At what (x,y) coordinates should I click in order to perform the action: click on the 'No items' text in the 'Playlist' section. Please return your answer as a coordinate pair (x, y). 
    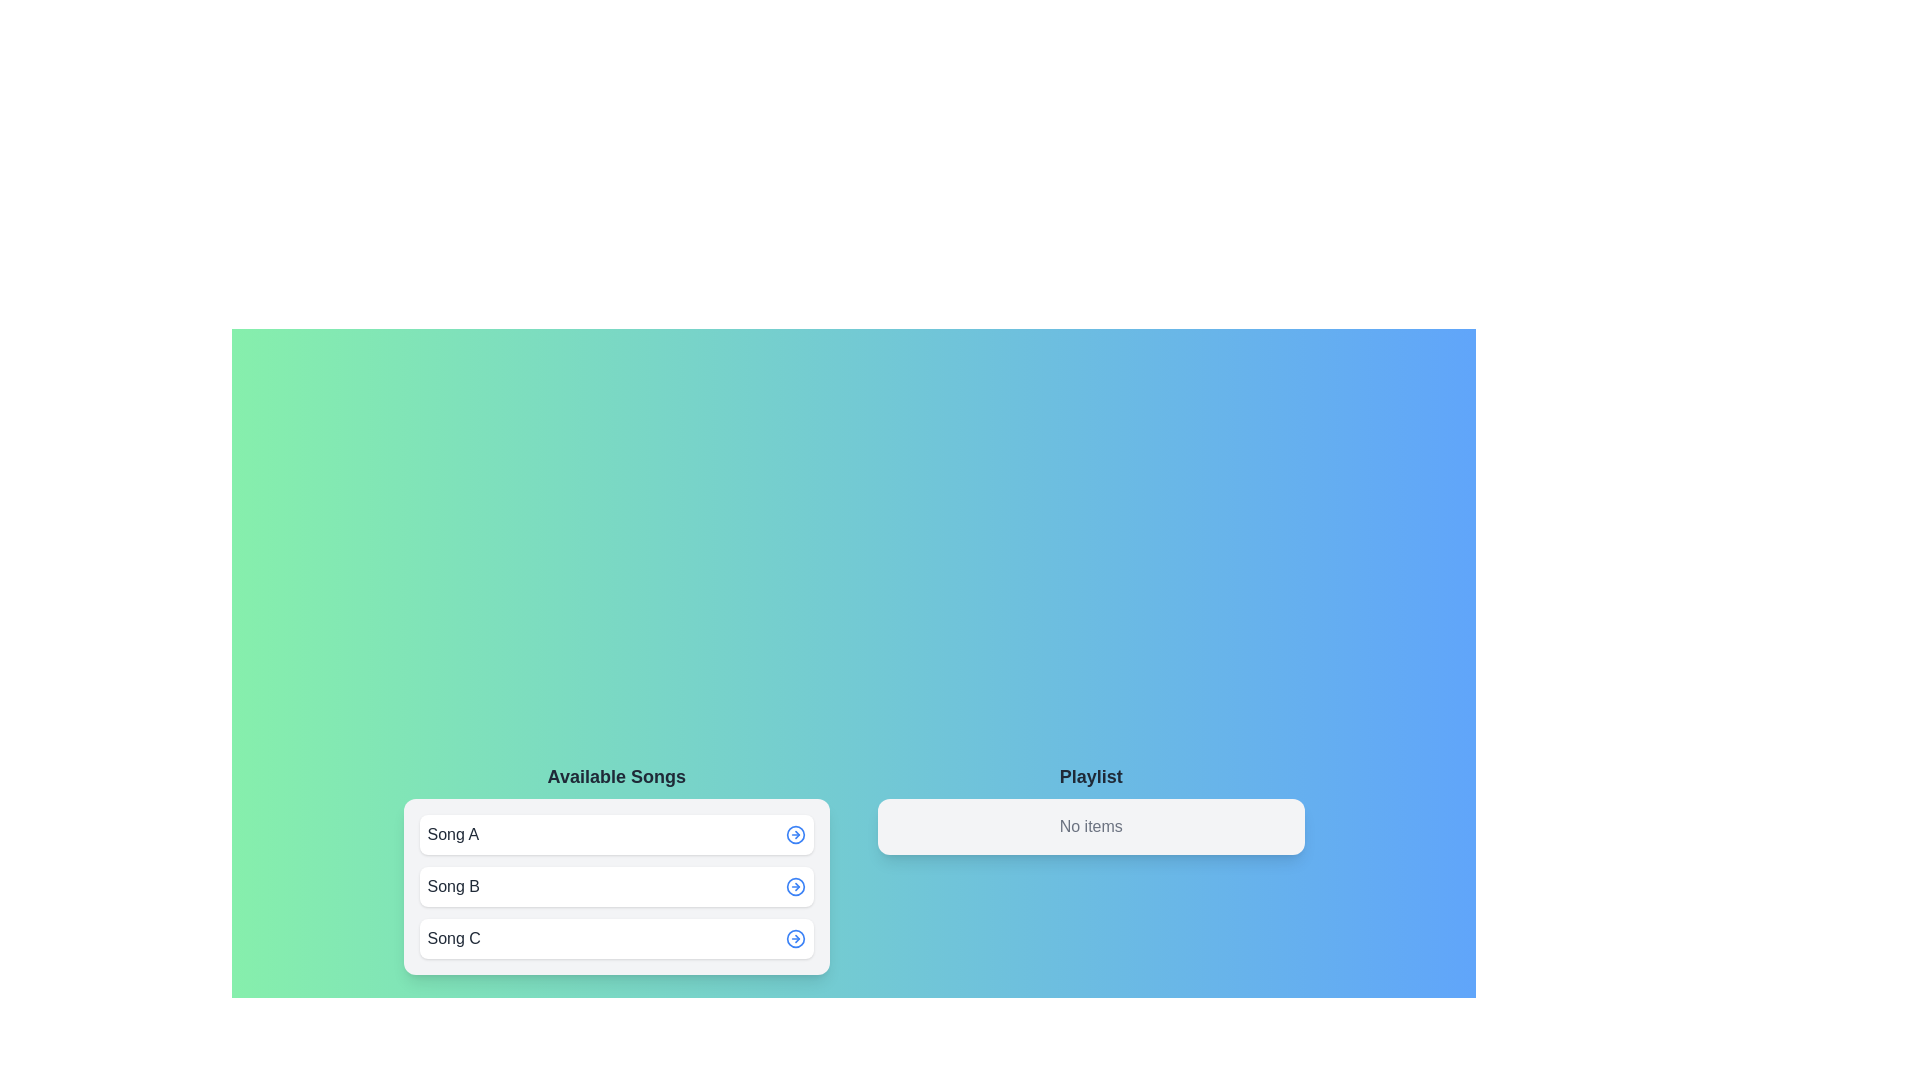
    Looking at the image, I should click on (1089, 826).